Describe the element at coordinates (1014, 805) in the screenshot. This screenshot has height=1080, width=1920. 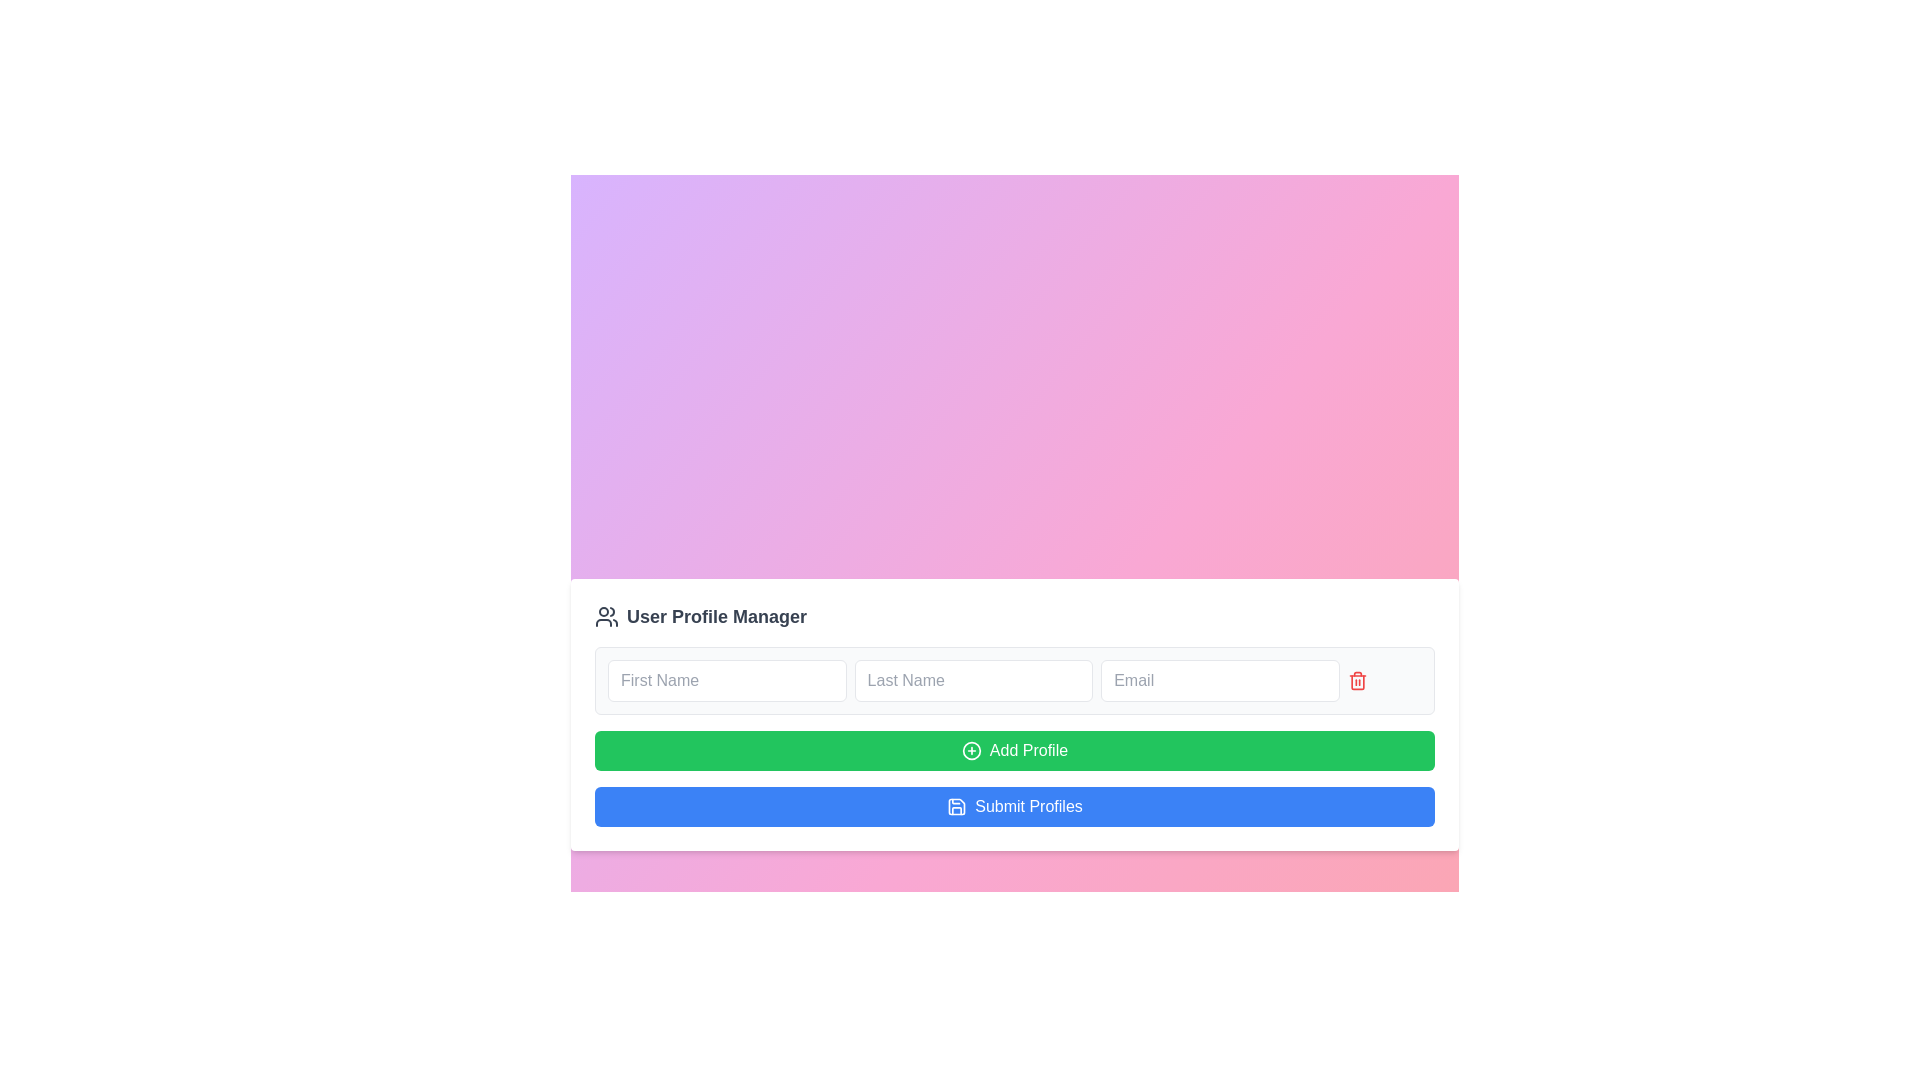
I see `the blue rounded button labeled 'Submit Profiles' to activate hover effects such as color change` at that location.